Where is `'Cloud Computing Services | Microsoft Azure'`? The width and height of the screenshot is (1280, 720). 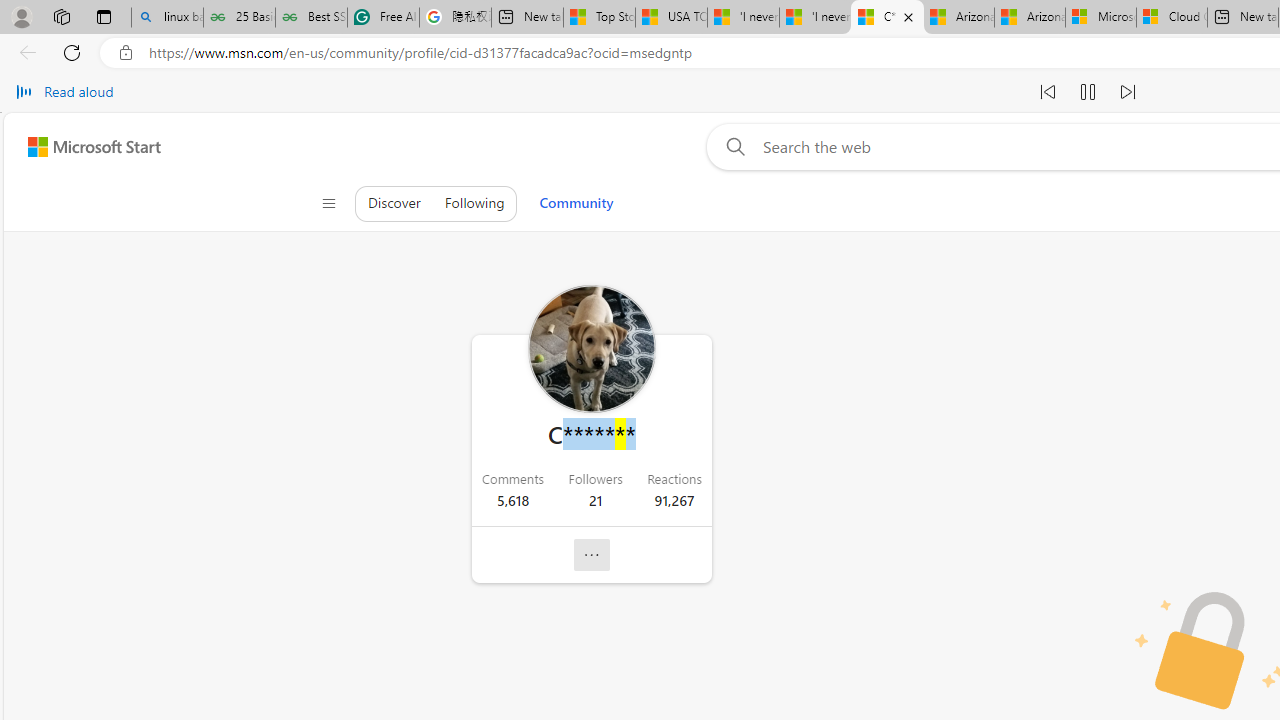 'Cloud Computing Services | Microsoft Azure' is located at coordinates (1171, 17).